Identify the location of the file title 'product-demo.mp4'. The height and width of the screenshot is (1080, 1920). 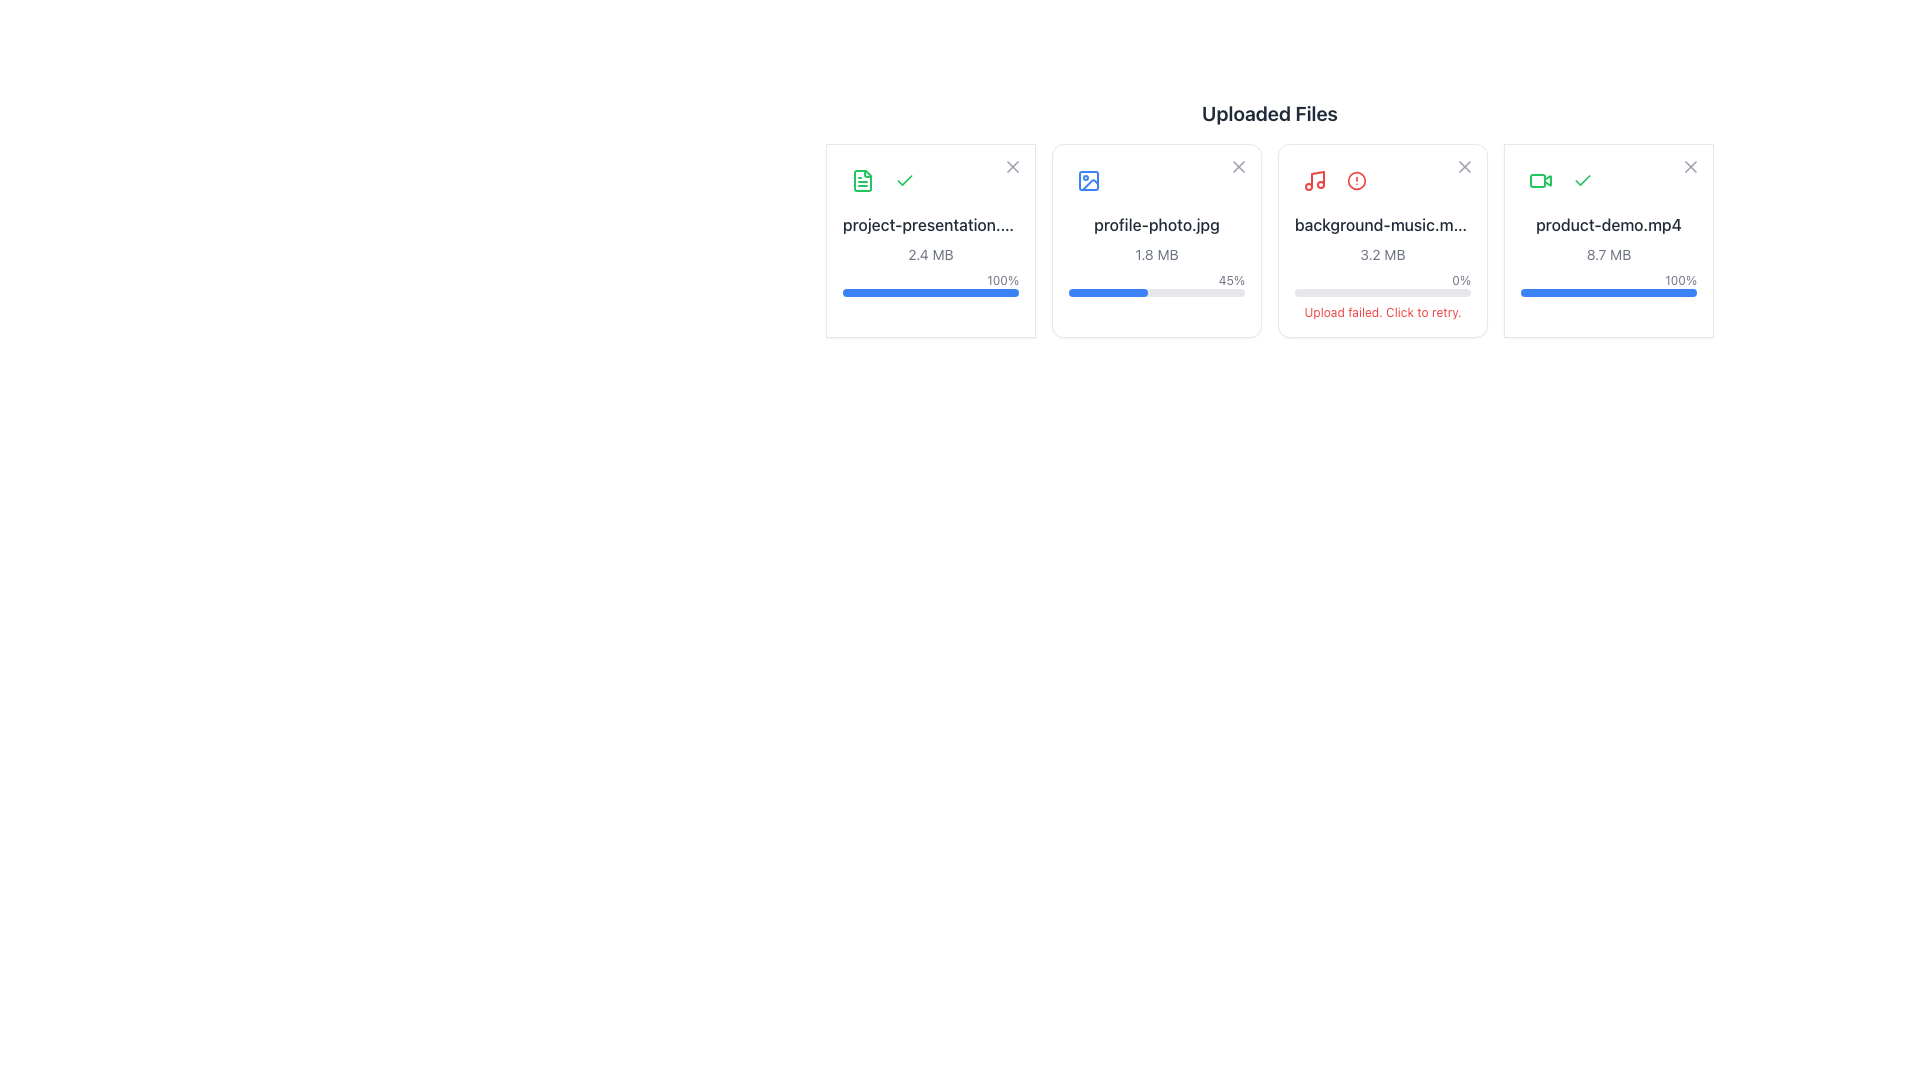
(1608, 285).